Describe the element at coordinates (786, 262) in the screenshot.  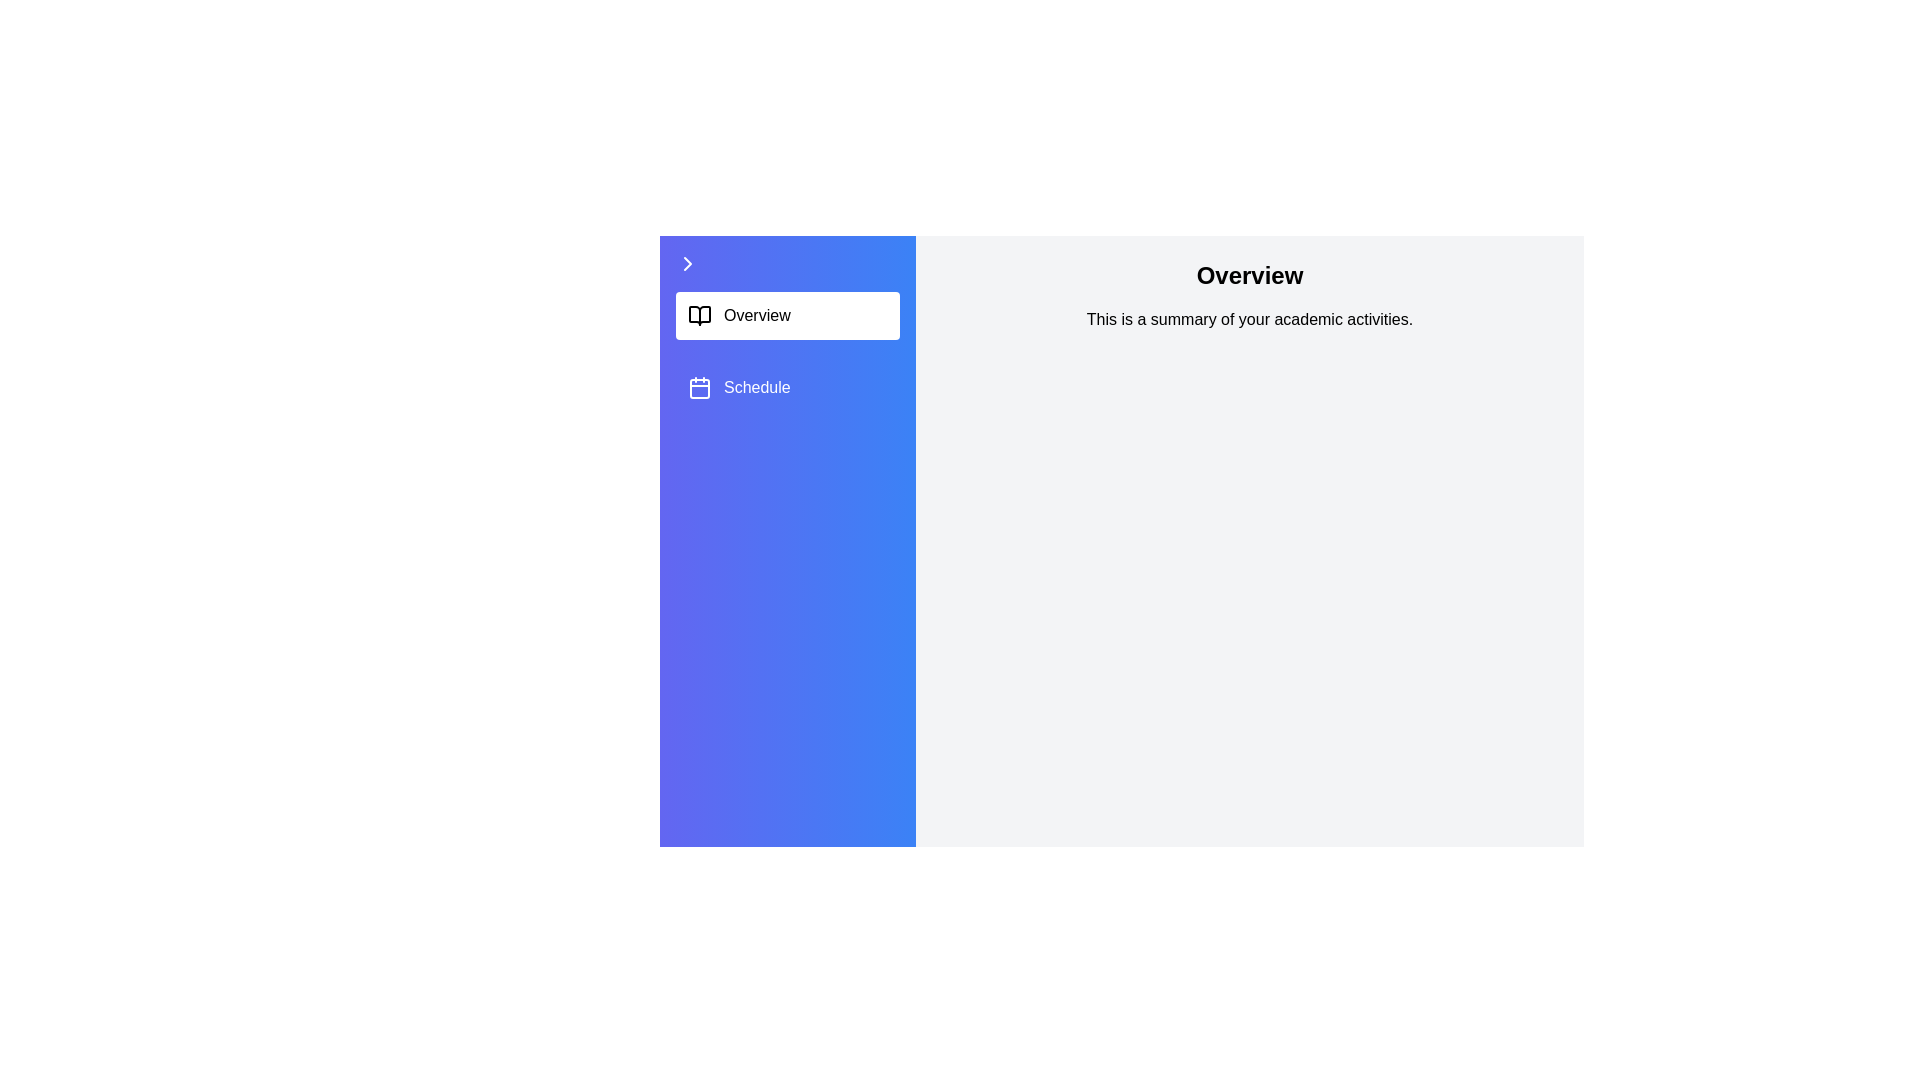
I see `button to toggle the sidebar open or close` at that location.